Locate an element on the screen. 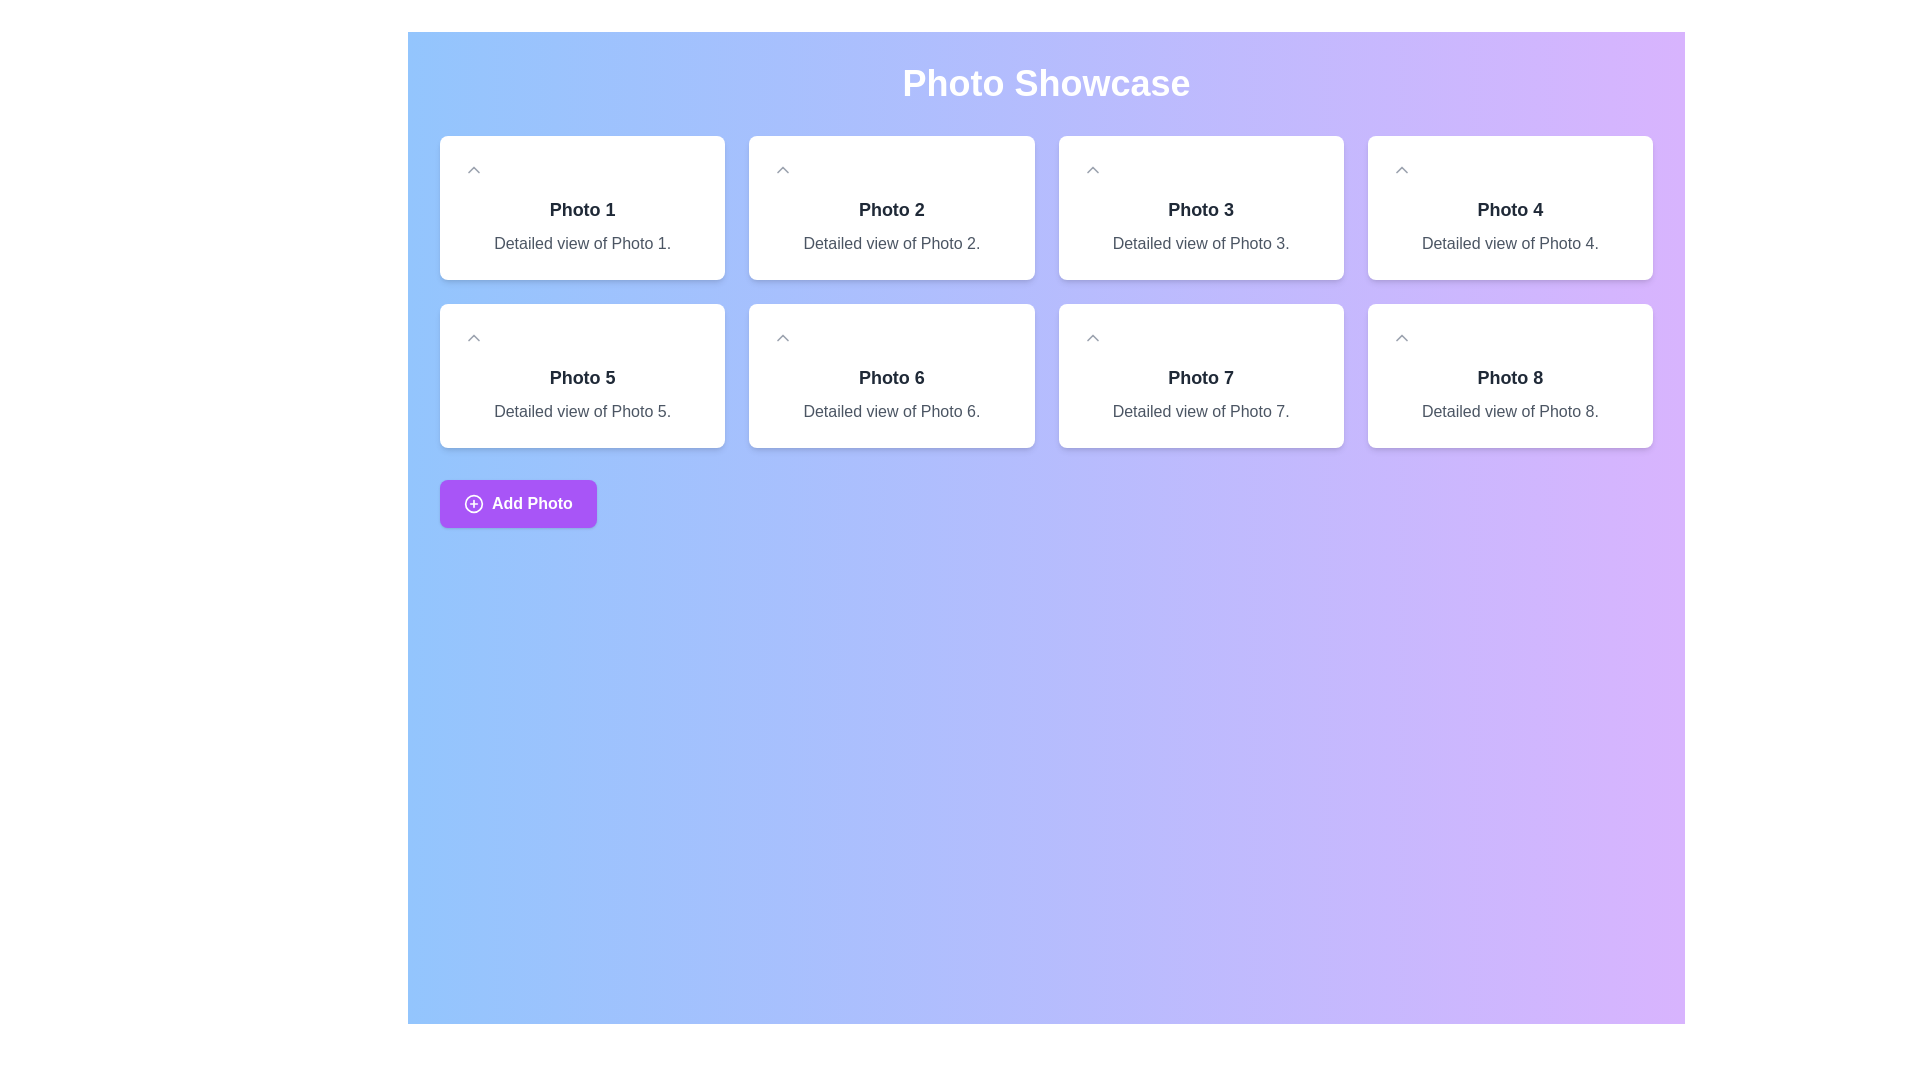 The width and height of the screenshot is (1920, 1080). the text label that provides a descriptive subtitle for the card labeled 'Photo 3', located at the bottom of the card and directly below the title is located at coordinates (1200, 242).